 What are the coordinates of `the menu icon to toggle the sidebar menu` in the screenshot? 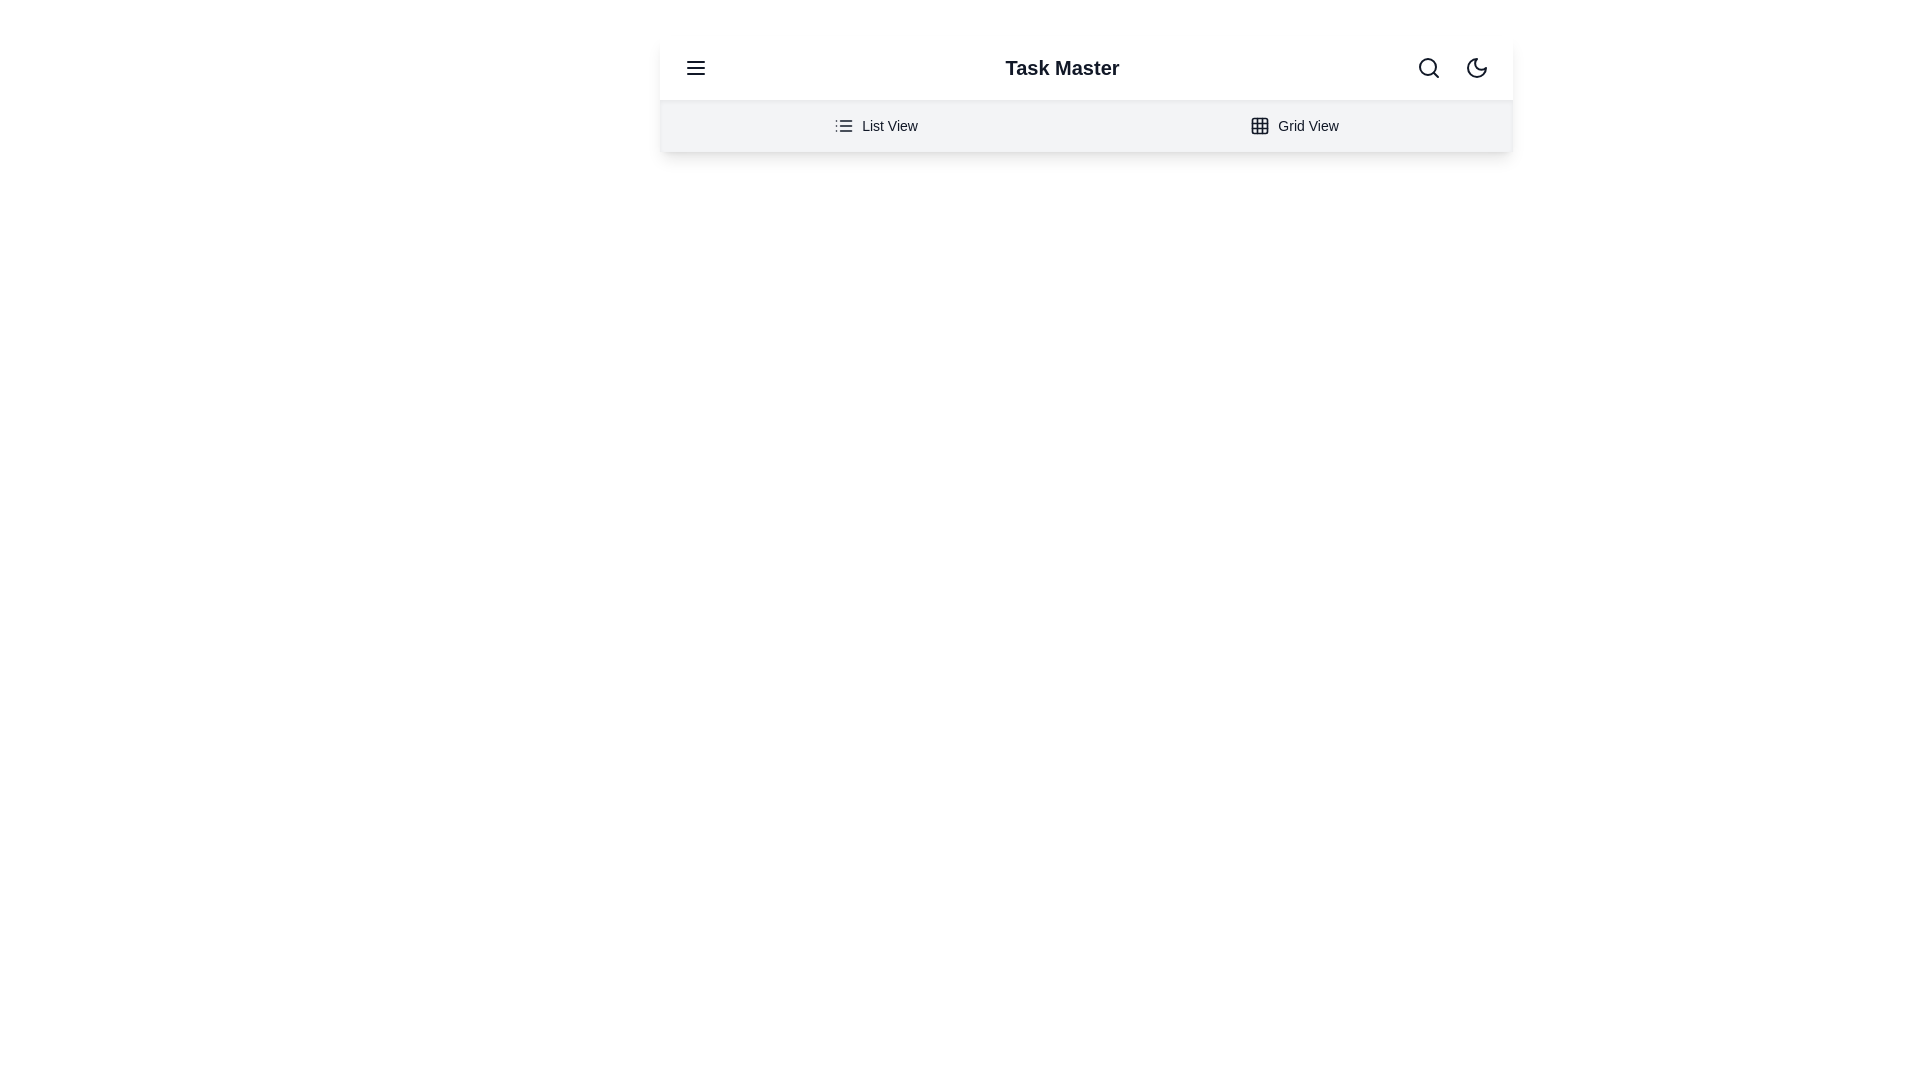 It's located at (696, 67).